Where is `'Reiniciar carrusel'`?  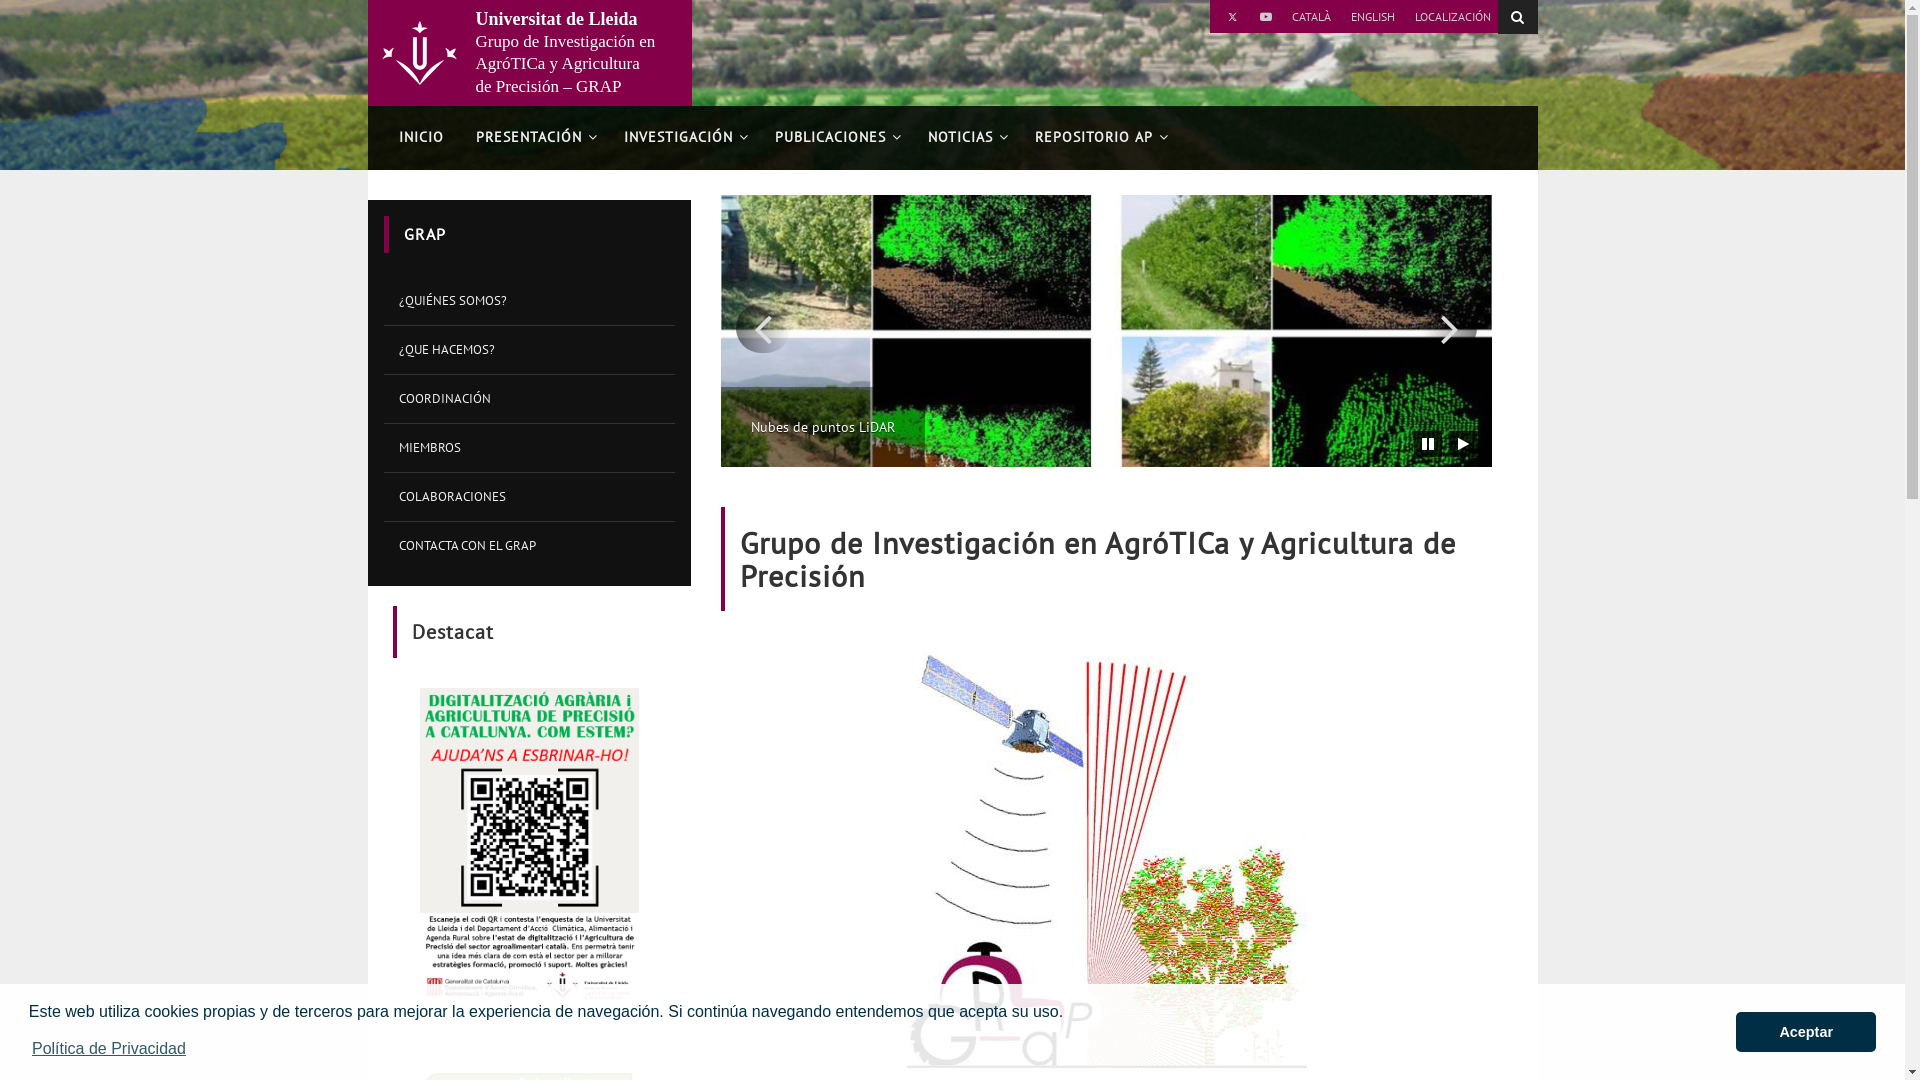
'Reiniciar carrusel' is located at coordinates (1463, 442).